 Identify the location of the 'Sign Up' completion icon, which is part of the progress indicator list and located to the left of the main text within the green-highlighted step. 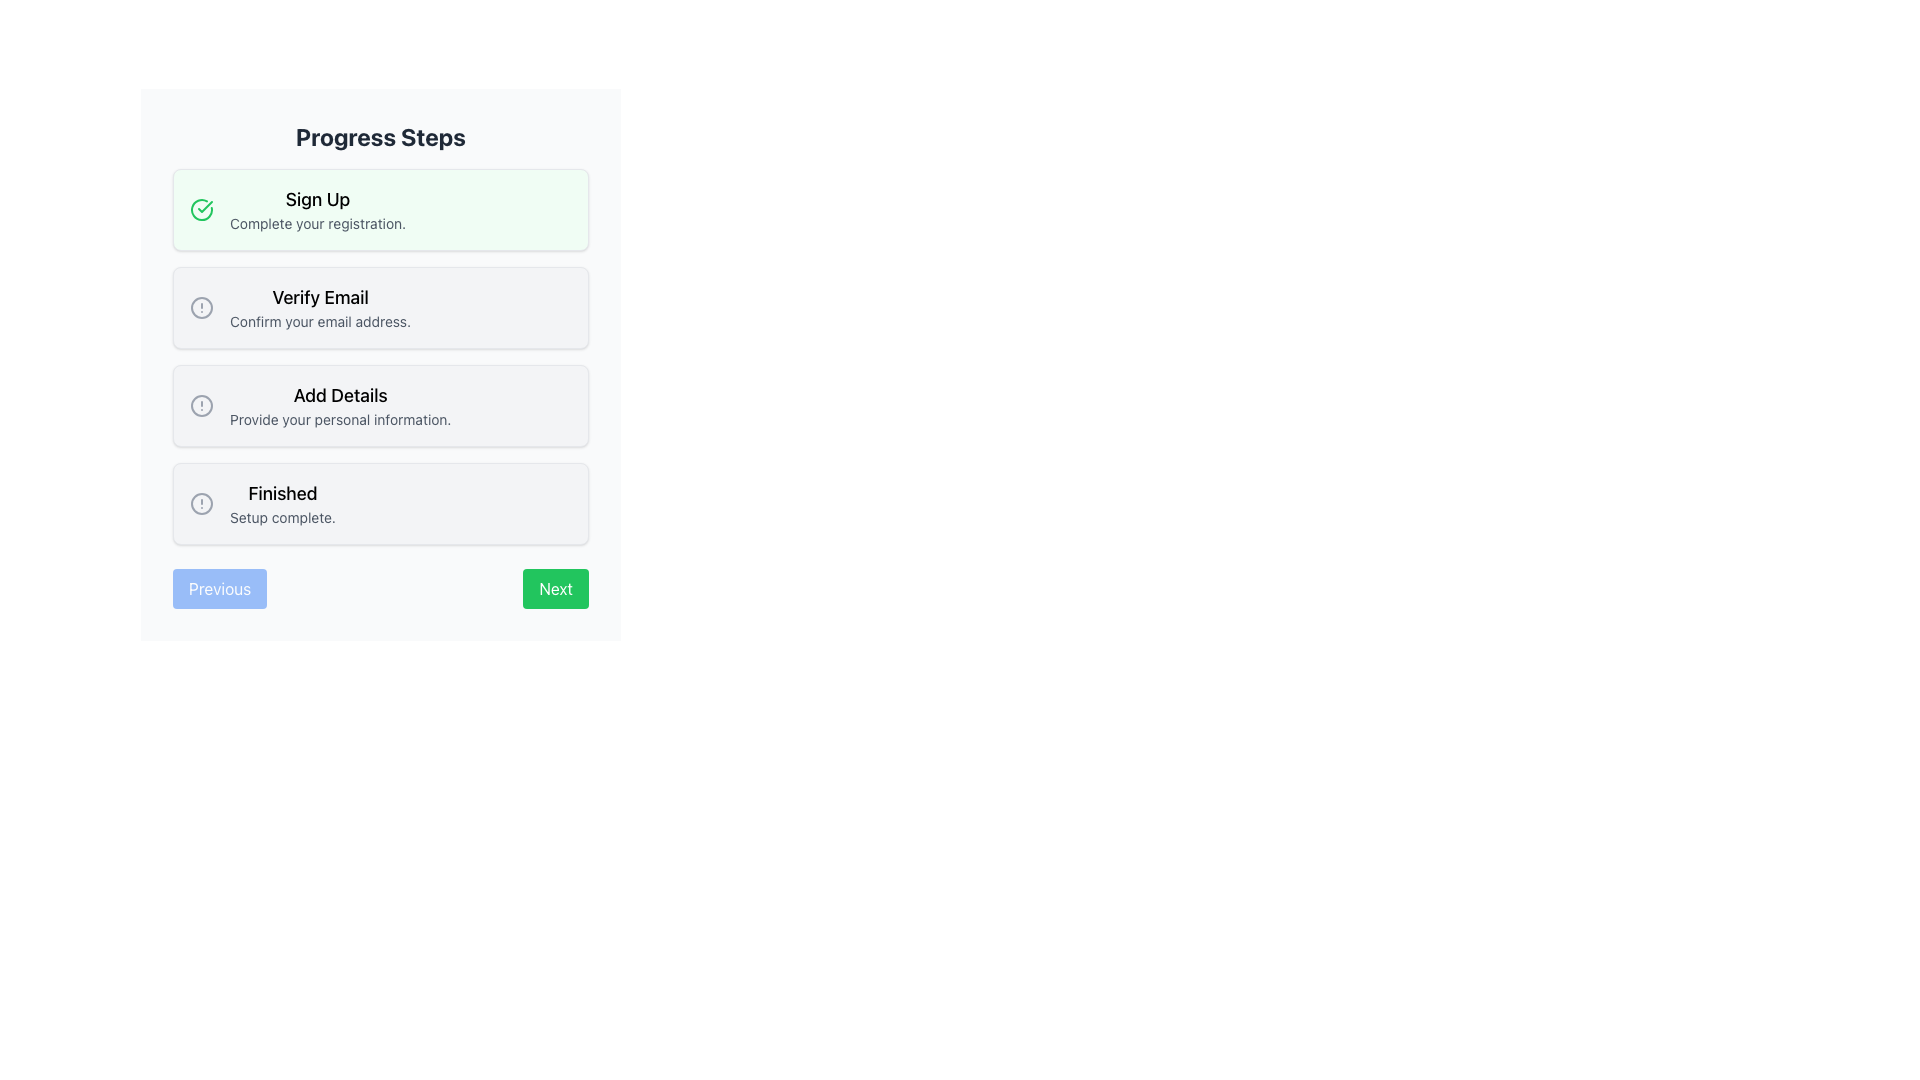
(205, 207).